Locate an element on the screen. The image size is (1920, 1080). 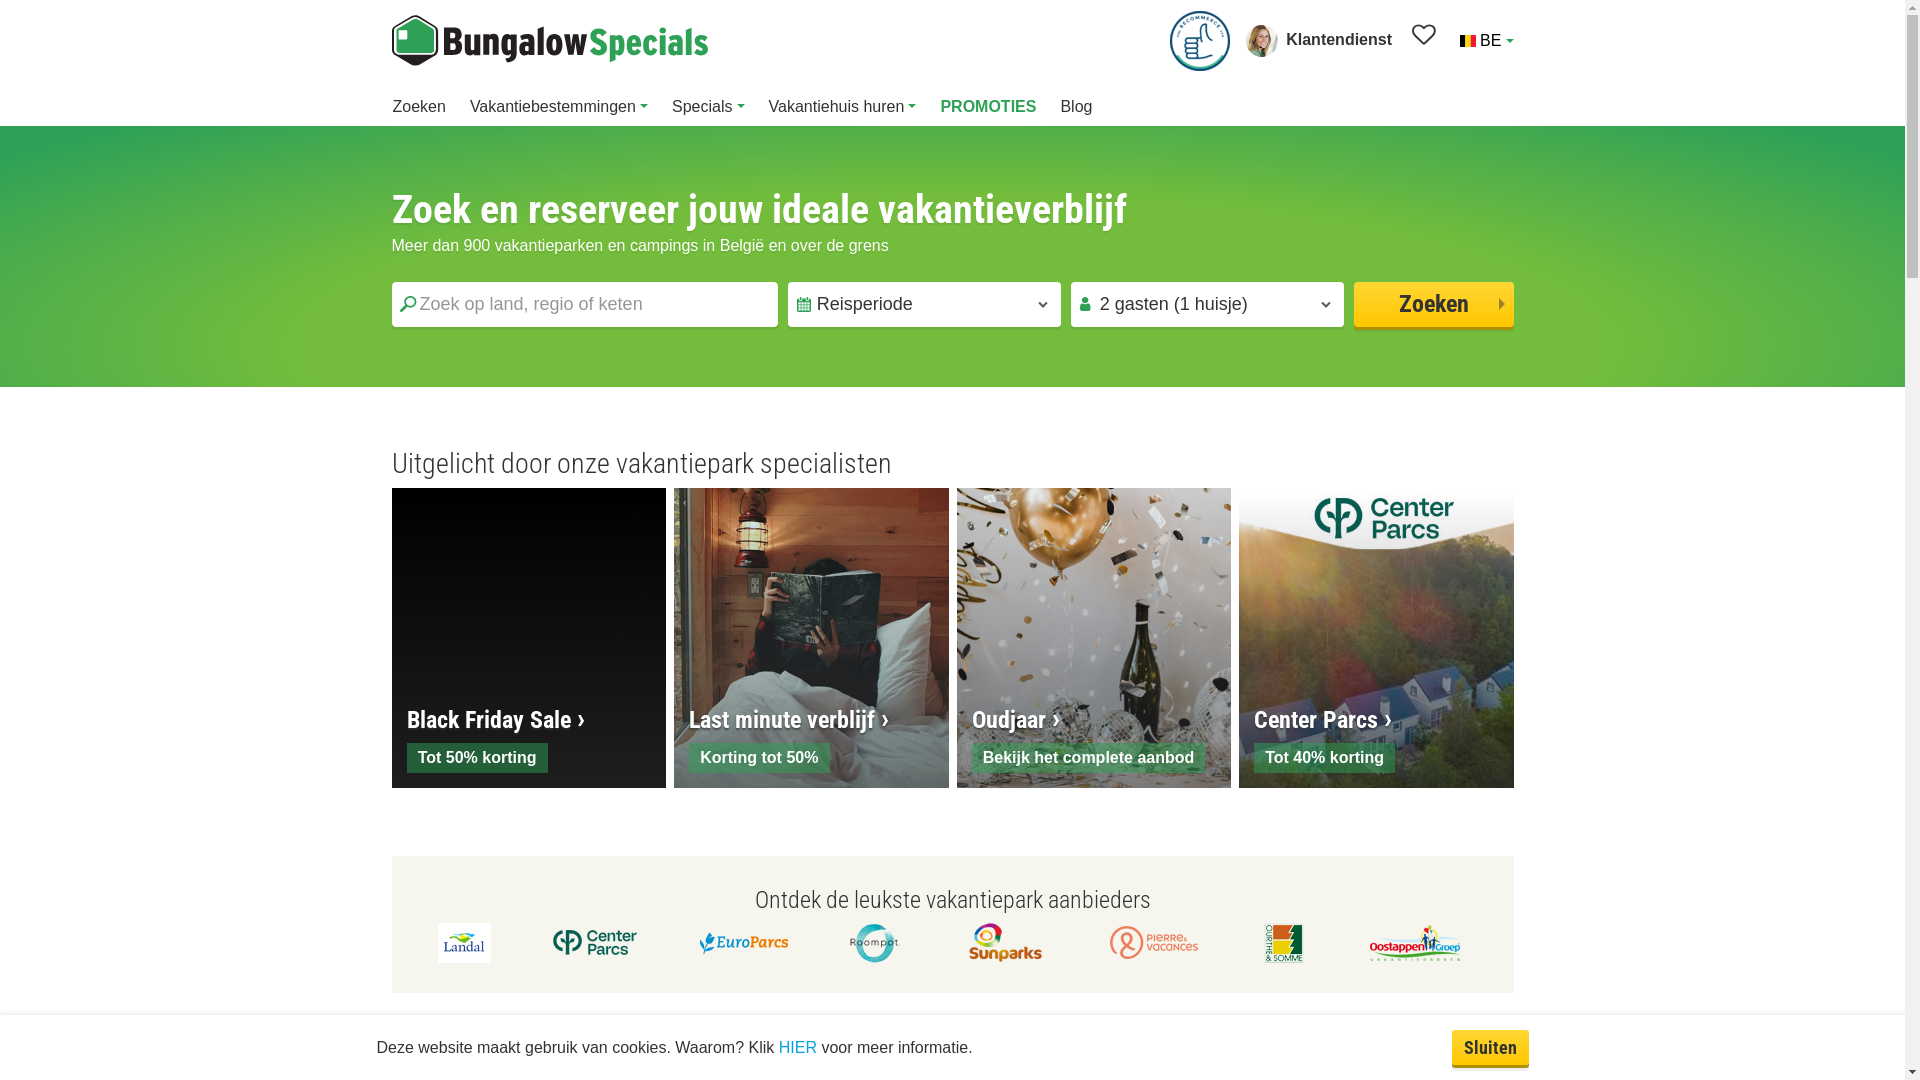
'Sluiten' is located at coordinates (1490, 1046).